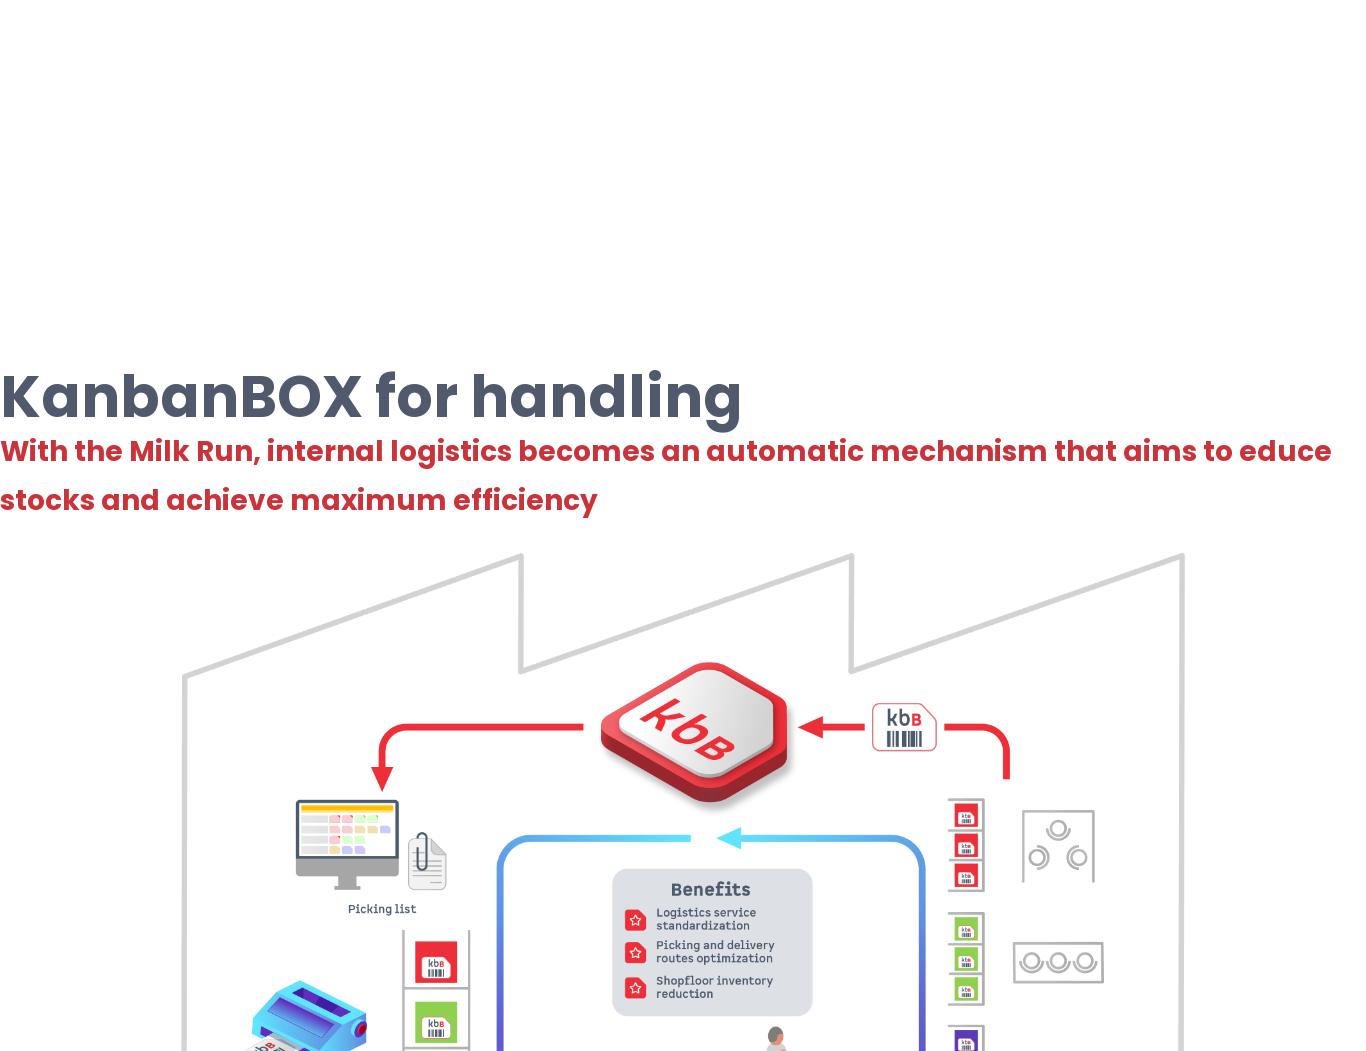 Image resolution: width=1366 pixels, height=1051 pixels. I want to click on 'Company', so click(744, 149).